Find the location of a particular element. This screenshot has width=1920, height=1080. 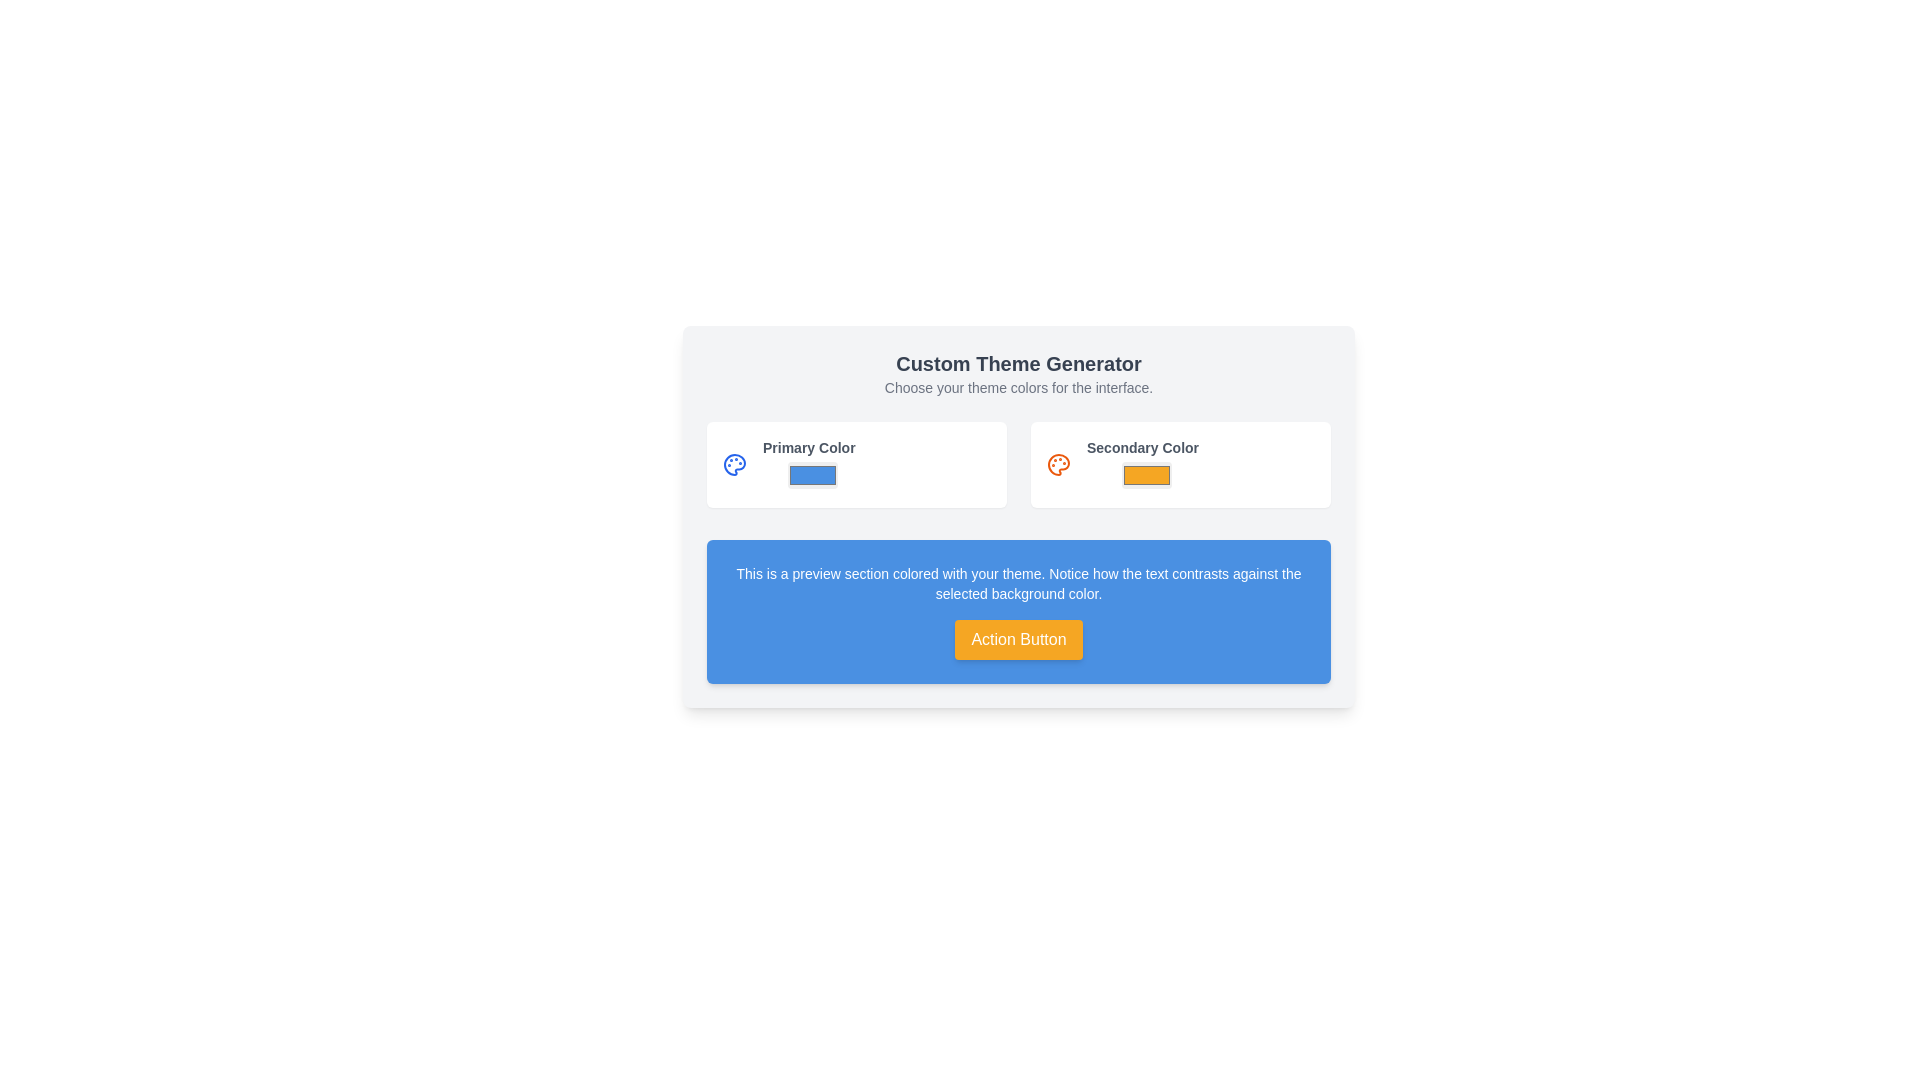

the blue background section containing the text and the 'Action Button' is located at coordinates (1018, 611).